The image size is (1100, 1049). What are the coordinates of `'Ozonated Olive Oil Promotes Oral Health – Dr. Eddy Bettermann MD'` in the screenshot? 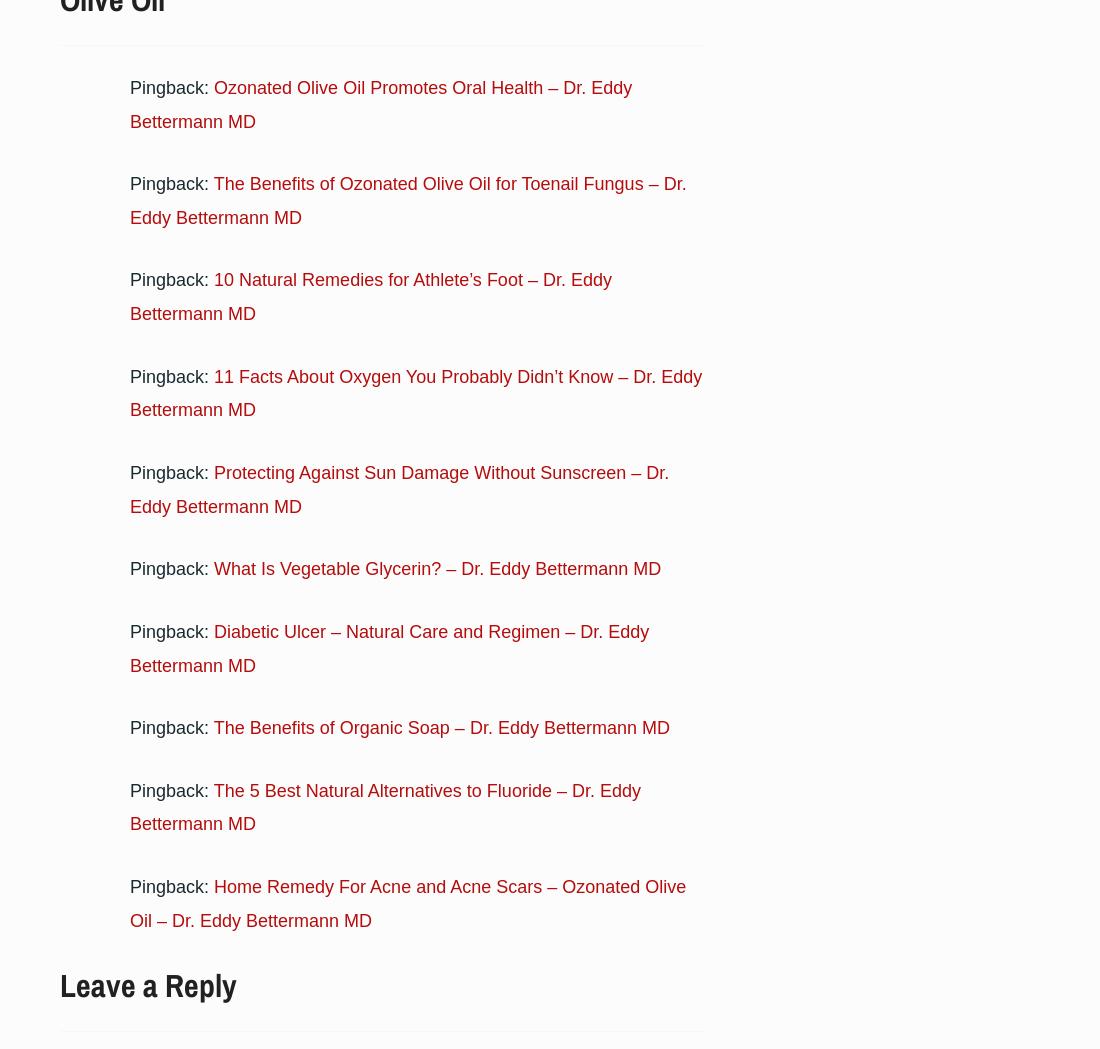 It's located at (381, 102).